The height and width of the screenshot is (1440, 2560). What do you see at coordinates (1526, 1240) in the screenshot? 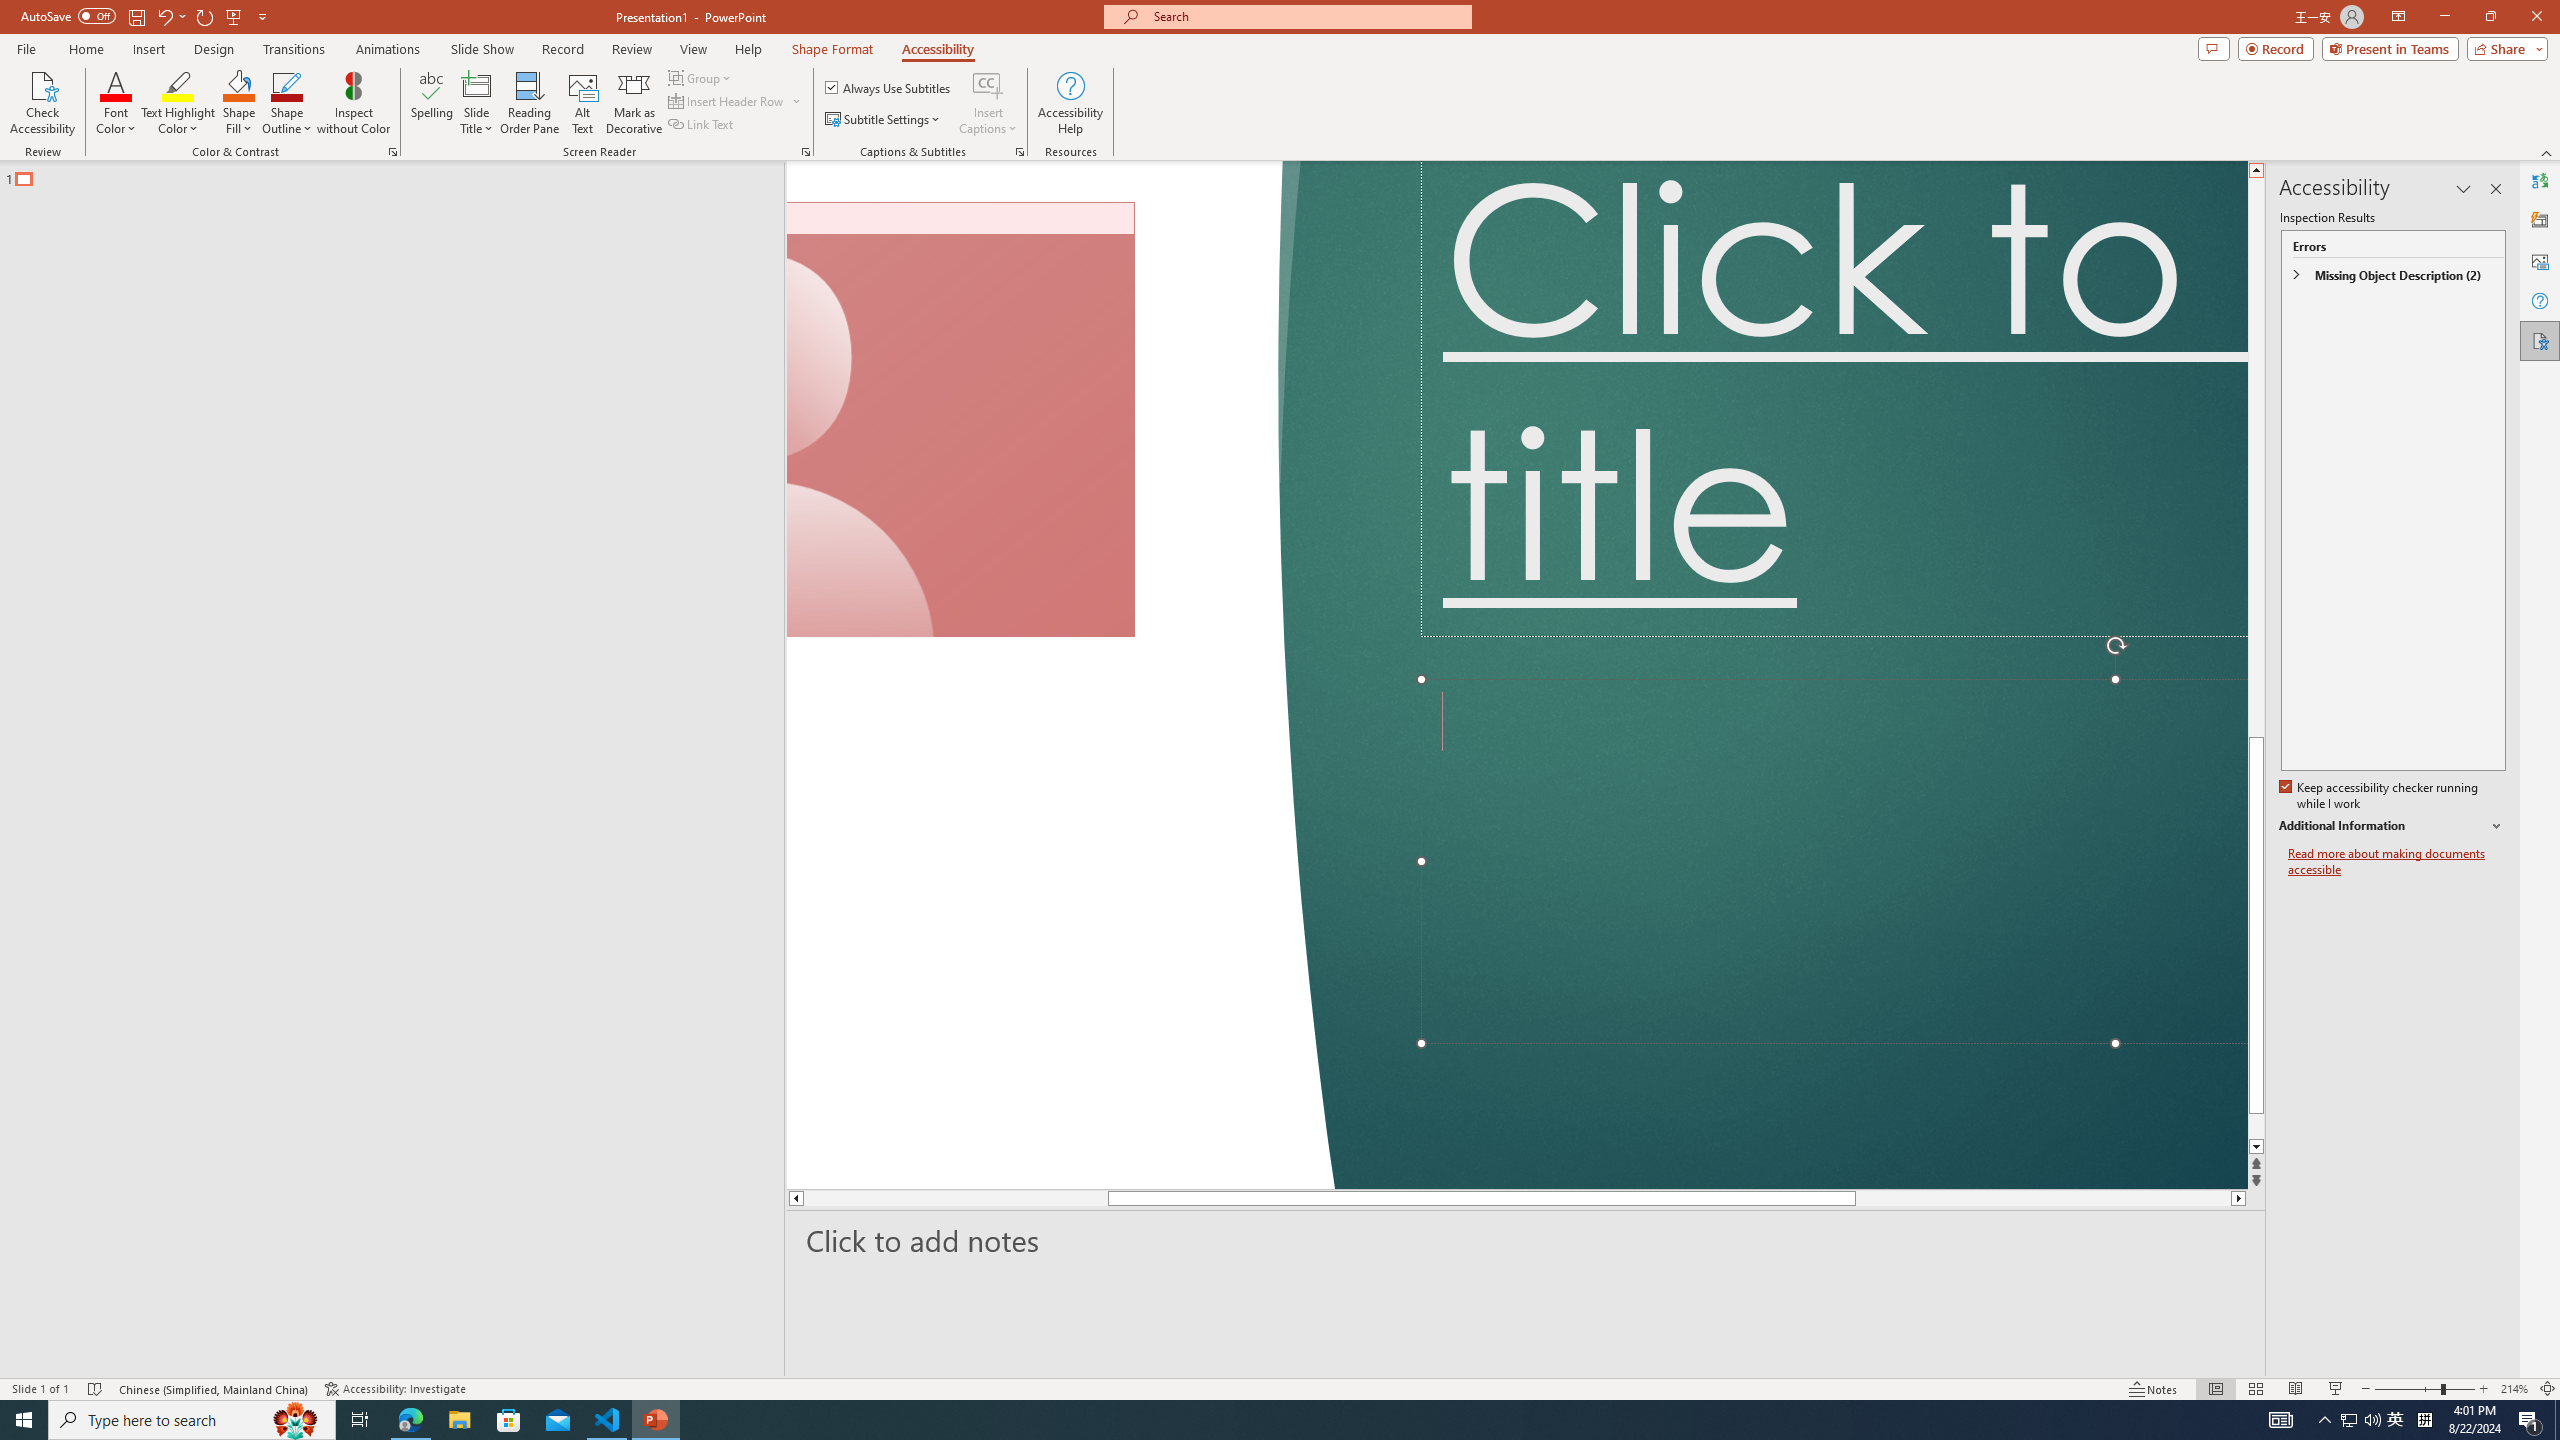
I see `'Slide Notes'` at bounding box center [1526, 1240].